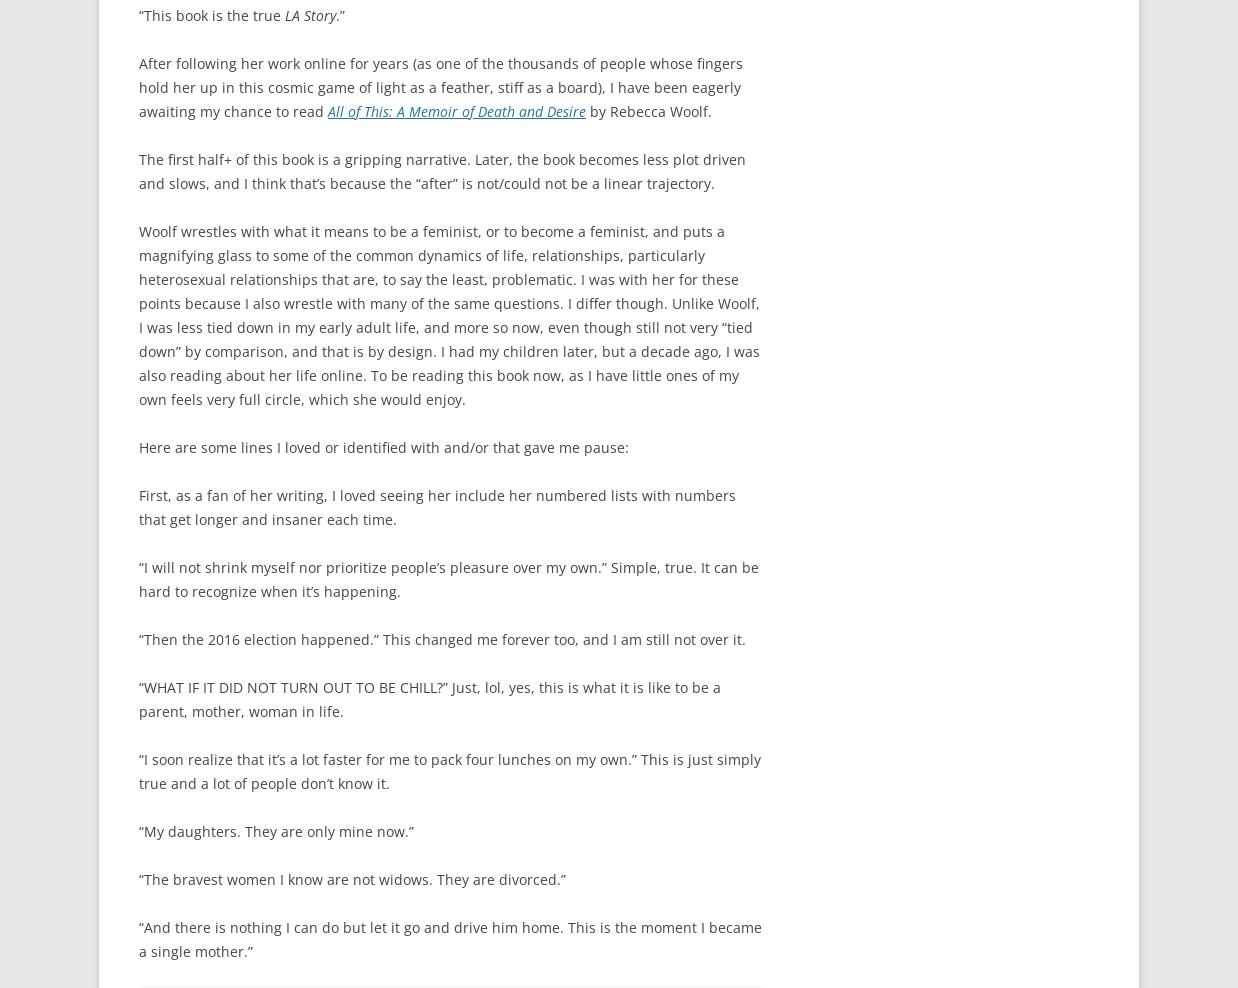  What do you see at coordinates (436, 506) in the screenshot?
I see `'First, as a fan of her writing, I loved seeing her include her numbered lists with numbers that get longer and insaner each time.'` at bounding box center [436, 506].